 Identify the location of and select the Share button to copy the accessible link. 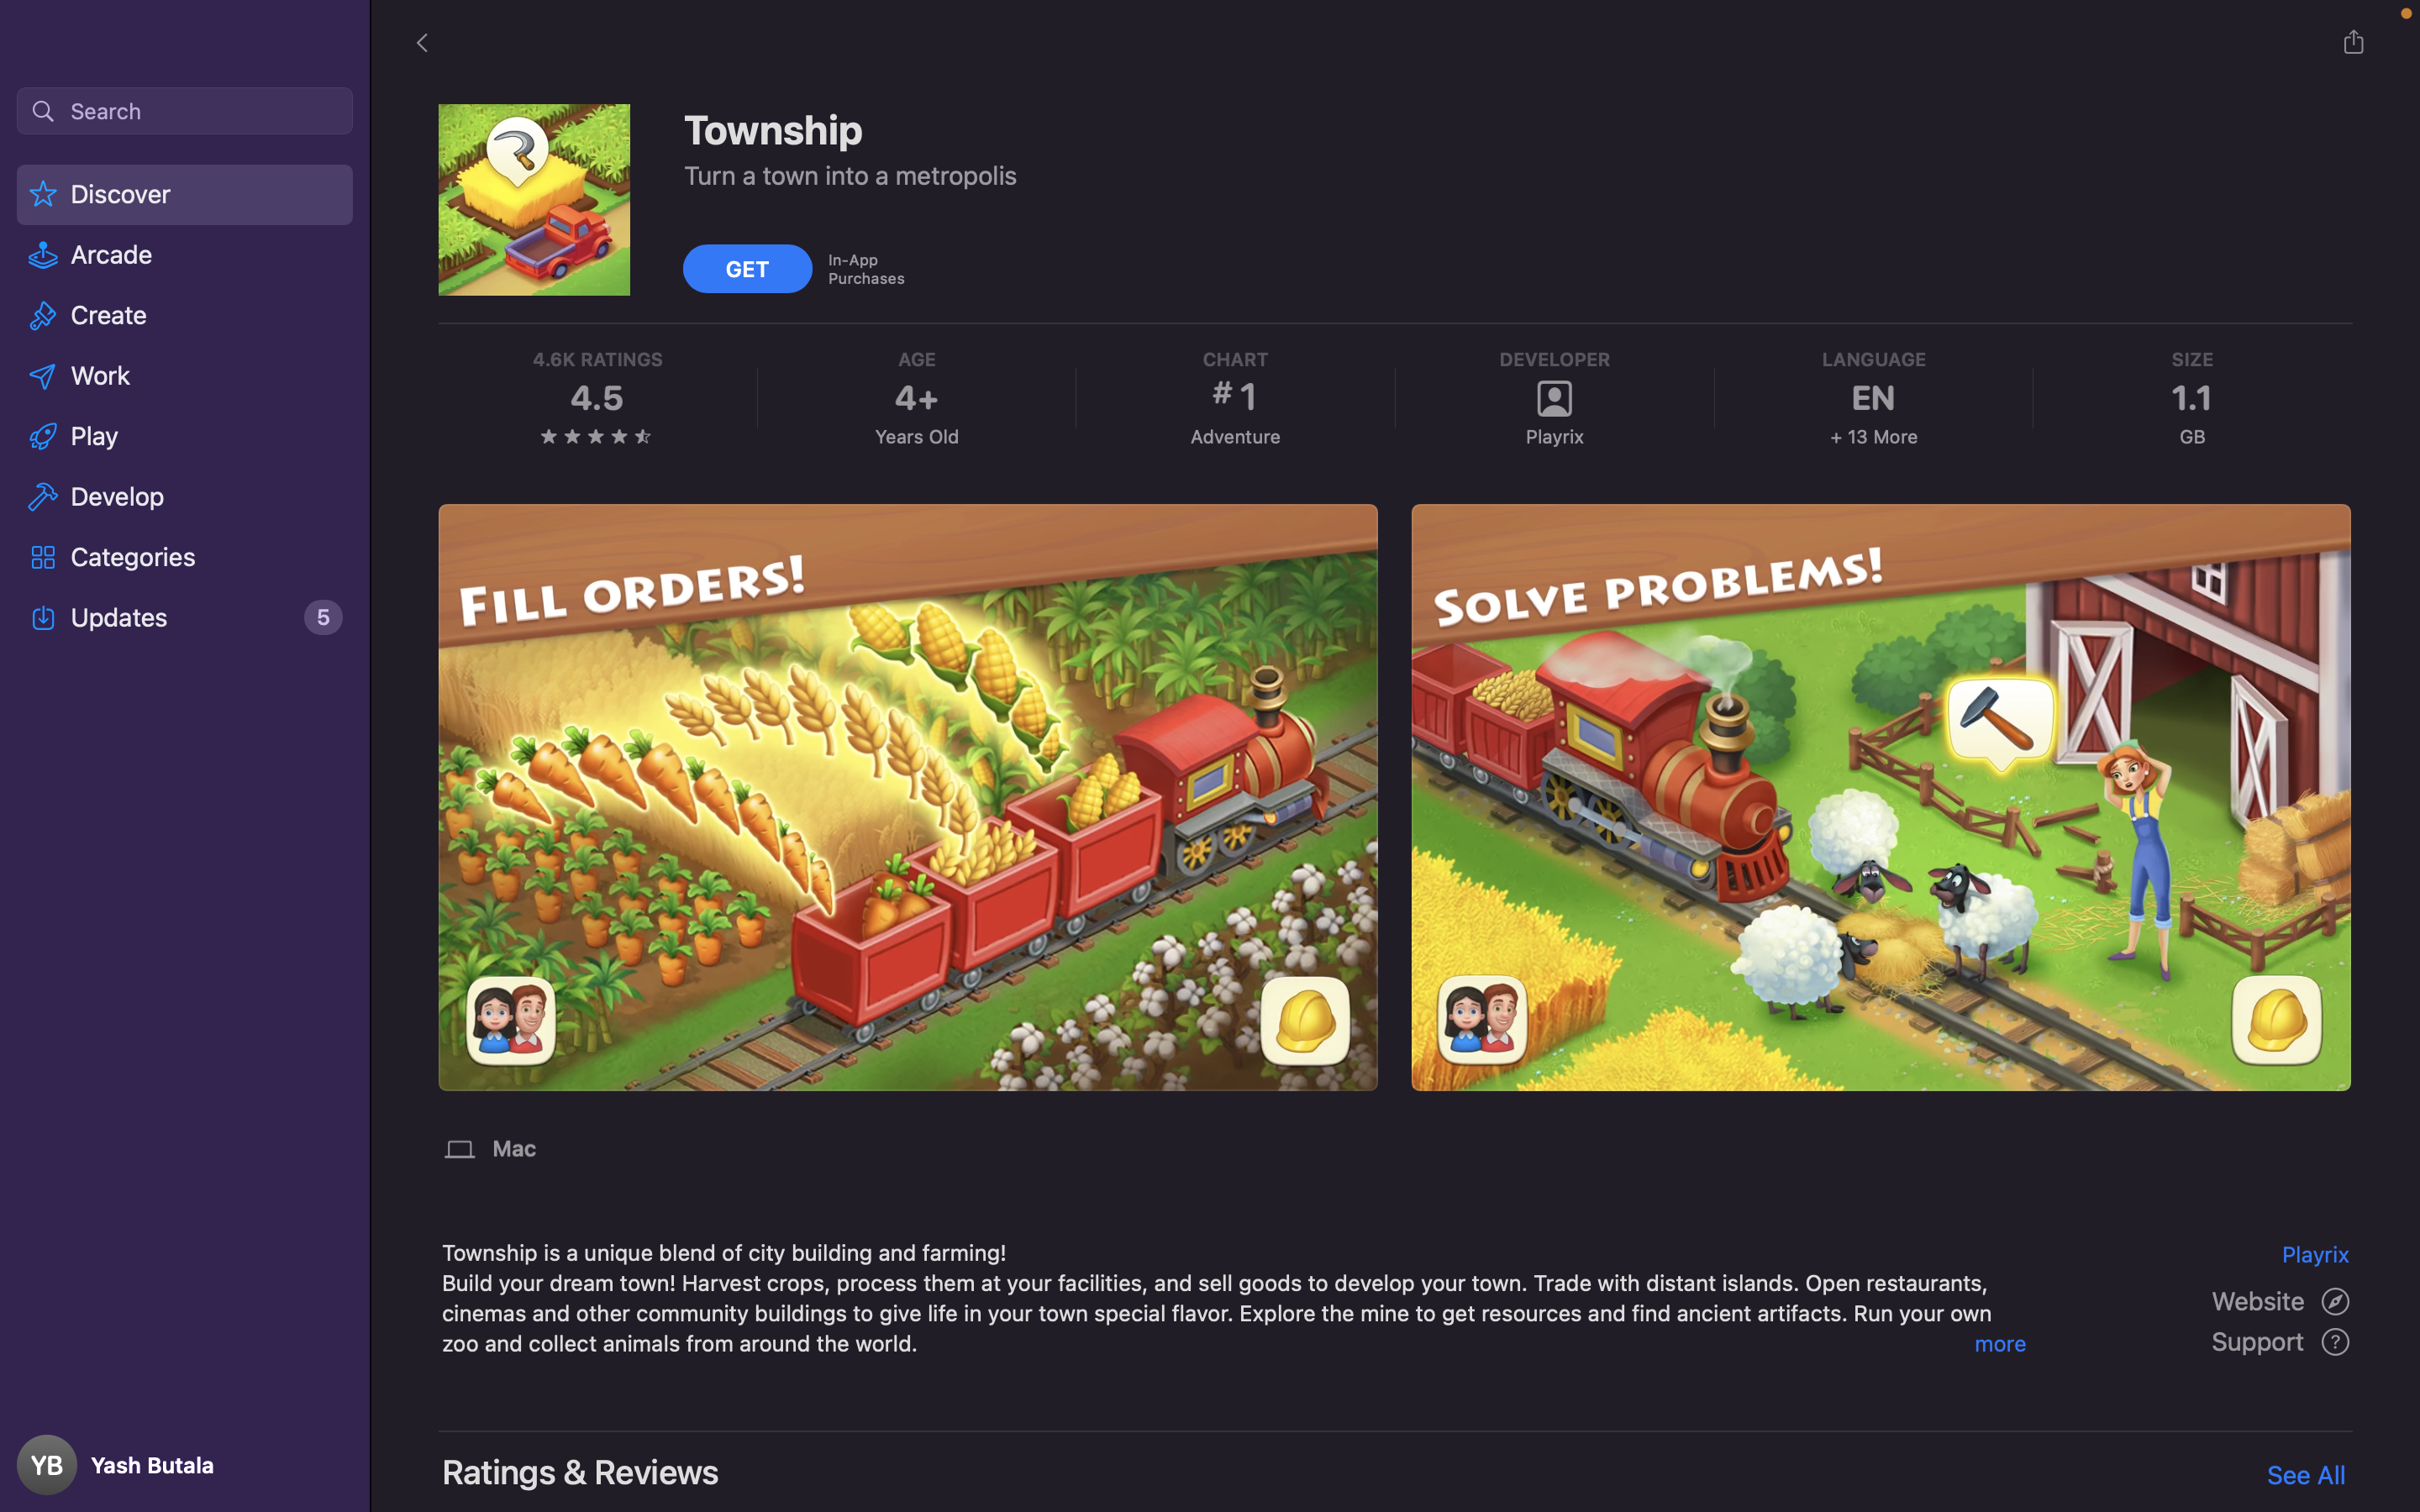
(2352, 41).